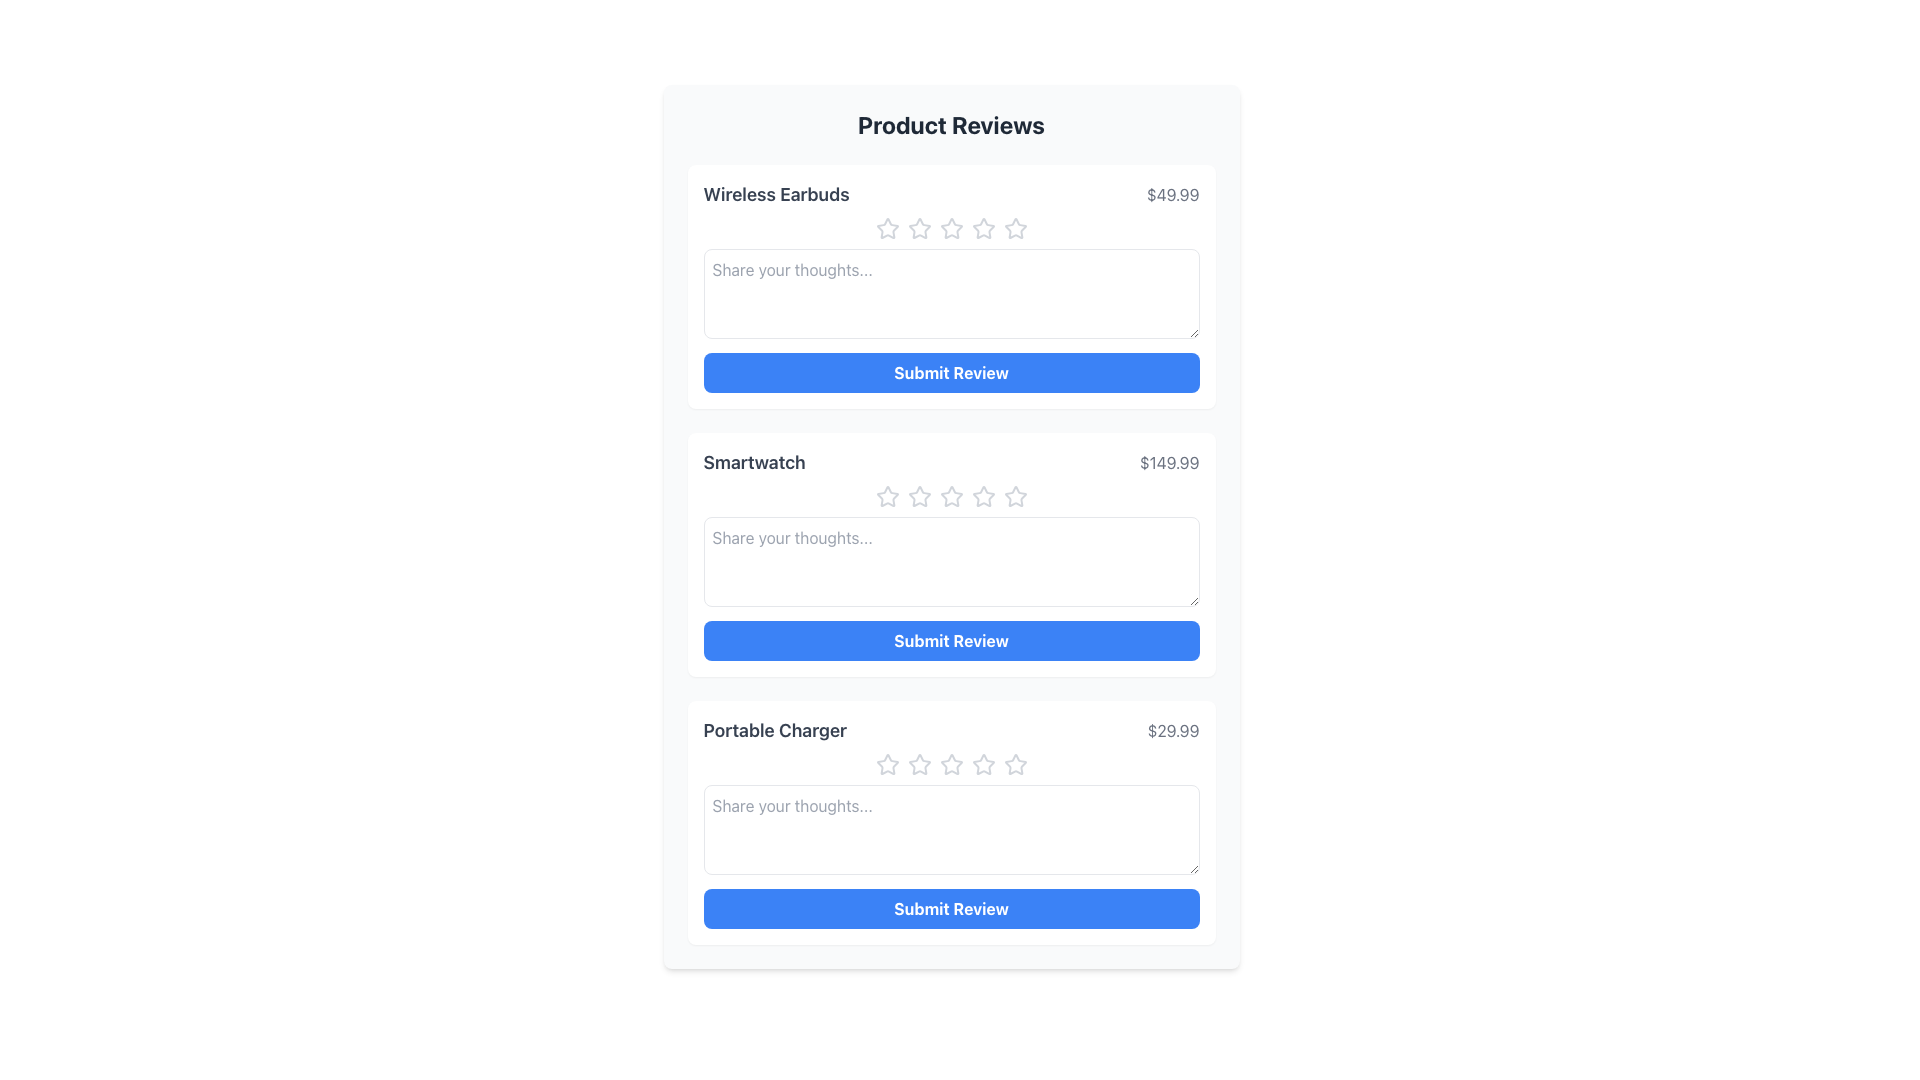 The width and height of the screenshot is (1920, 1080). What do you see at coordinates (950, 764) in the screenshot?
I see `the third star icon in the row of five stars under the 'Portable Charger' review card section to rate the product` at bounding box center [950, 764].